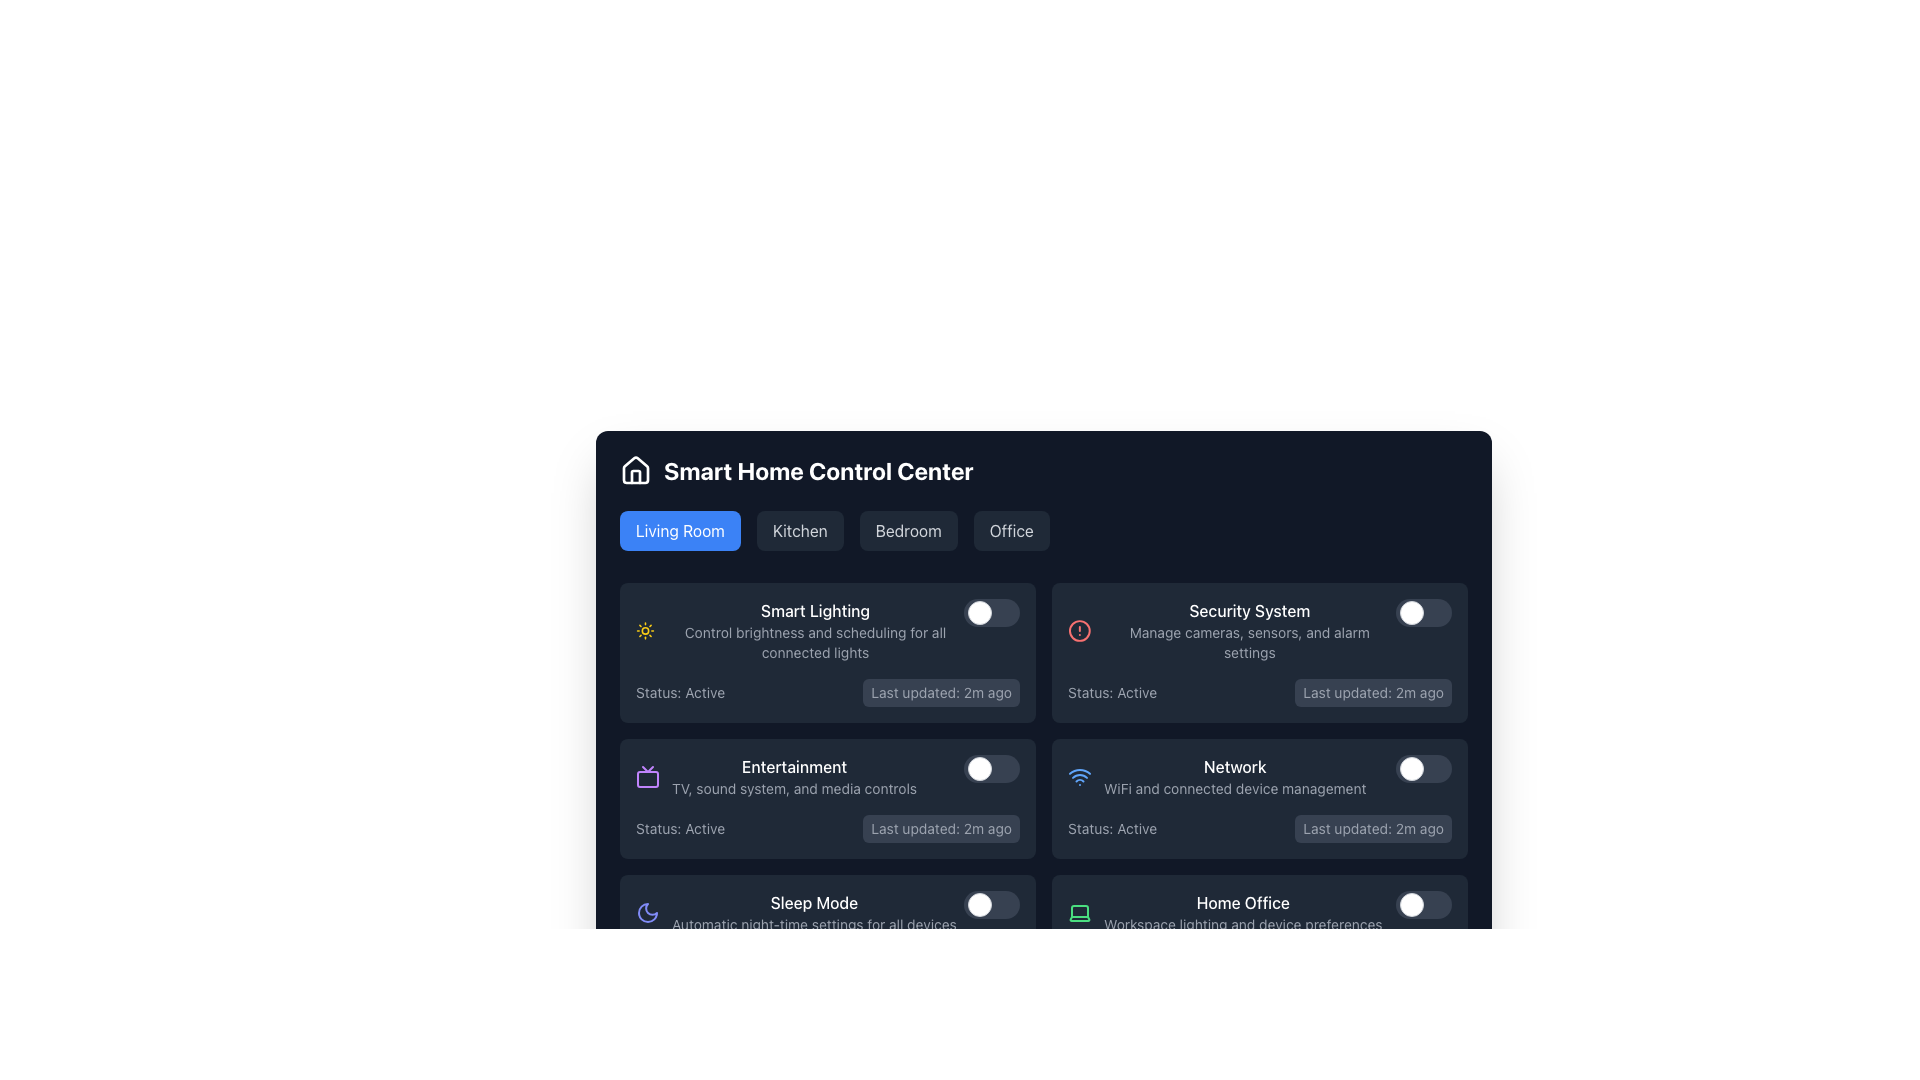 The image size is (1920, 1080). What do you see at coordinates (992, 905) in the screenshot?
I see `the toggle switch with a dark gray background and a white circular handle located on the right side of the 'Sleep Mode' panel in the 'Smart Home Control Center' interface to switch it on or off` at bounding box center [992, 905].